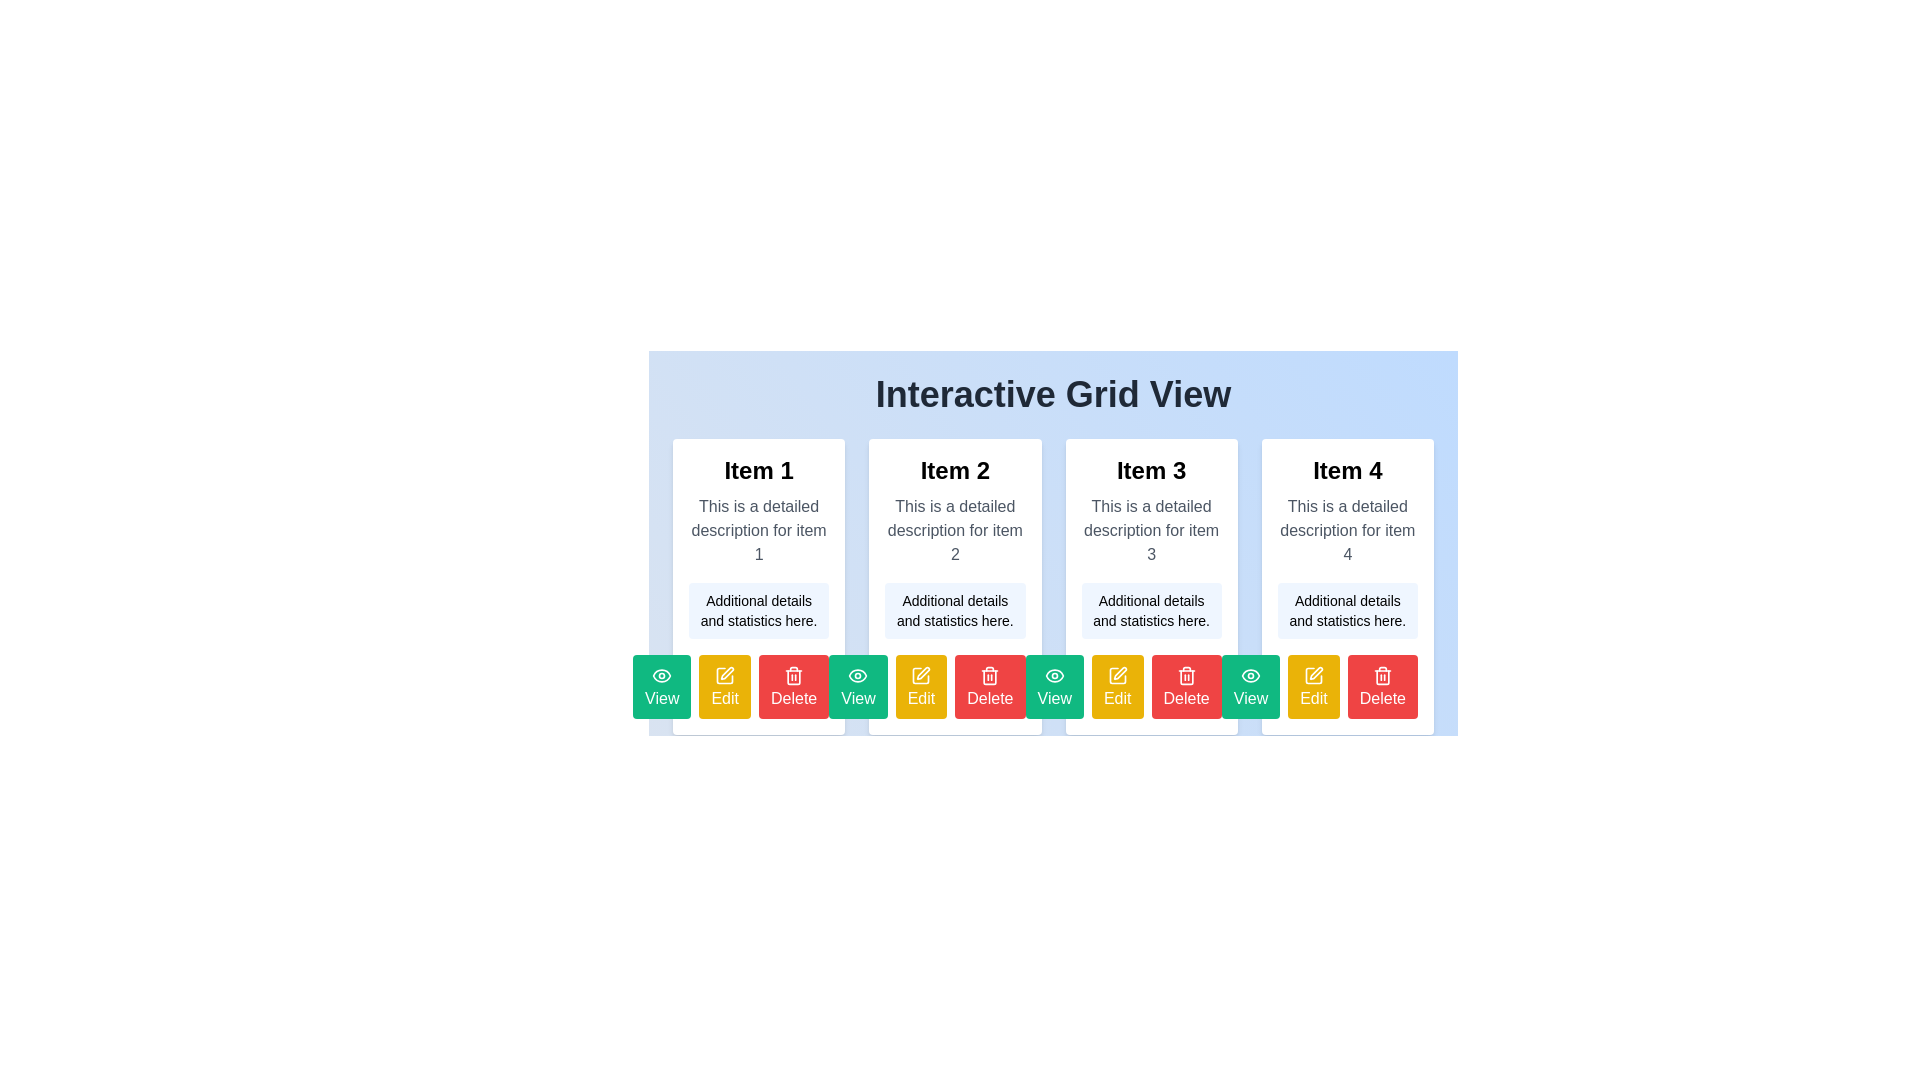 Image resolution: width=1920 pixels, height=1080 pixels. What do you see at coordinates (858, 685) in the screenshot?
I see `the 'View' button located under the 'Item 2' box` at bounding box center [858, 685].